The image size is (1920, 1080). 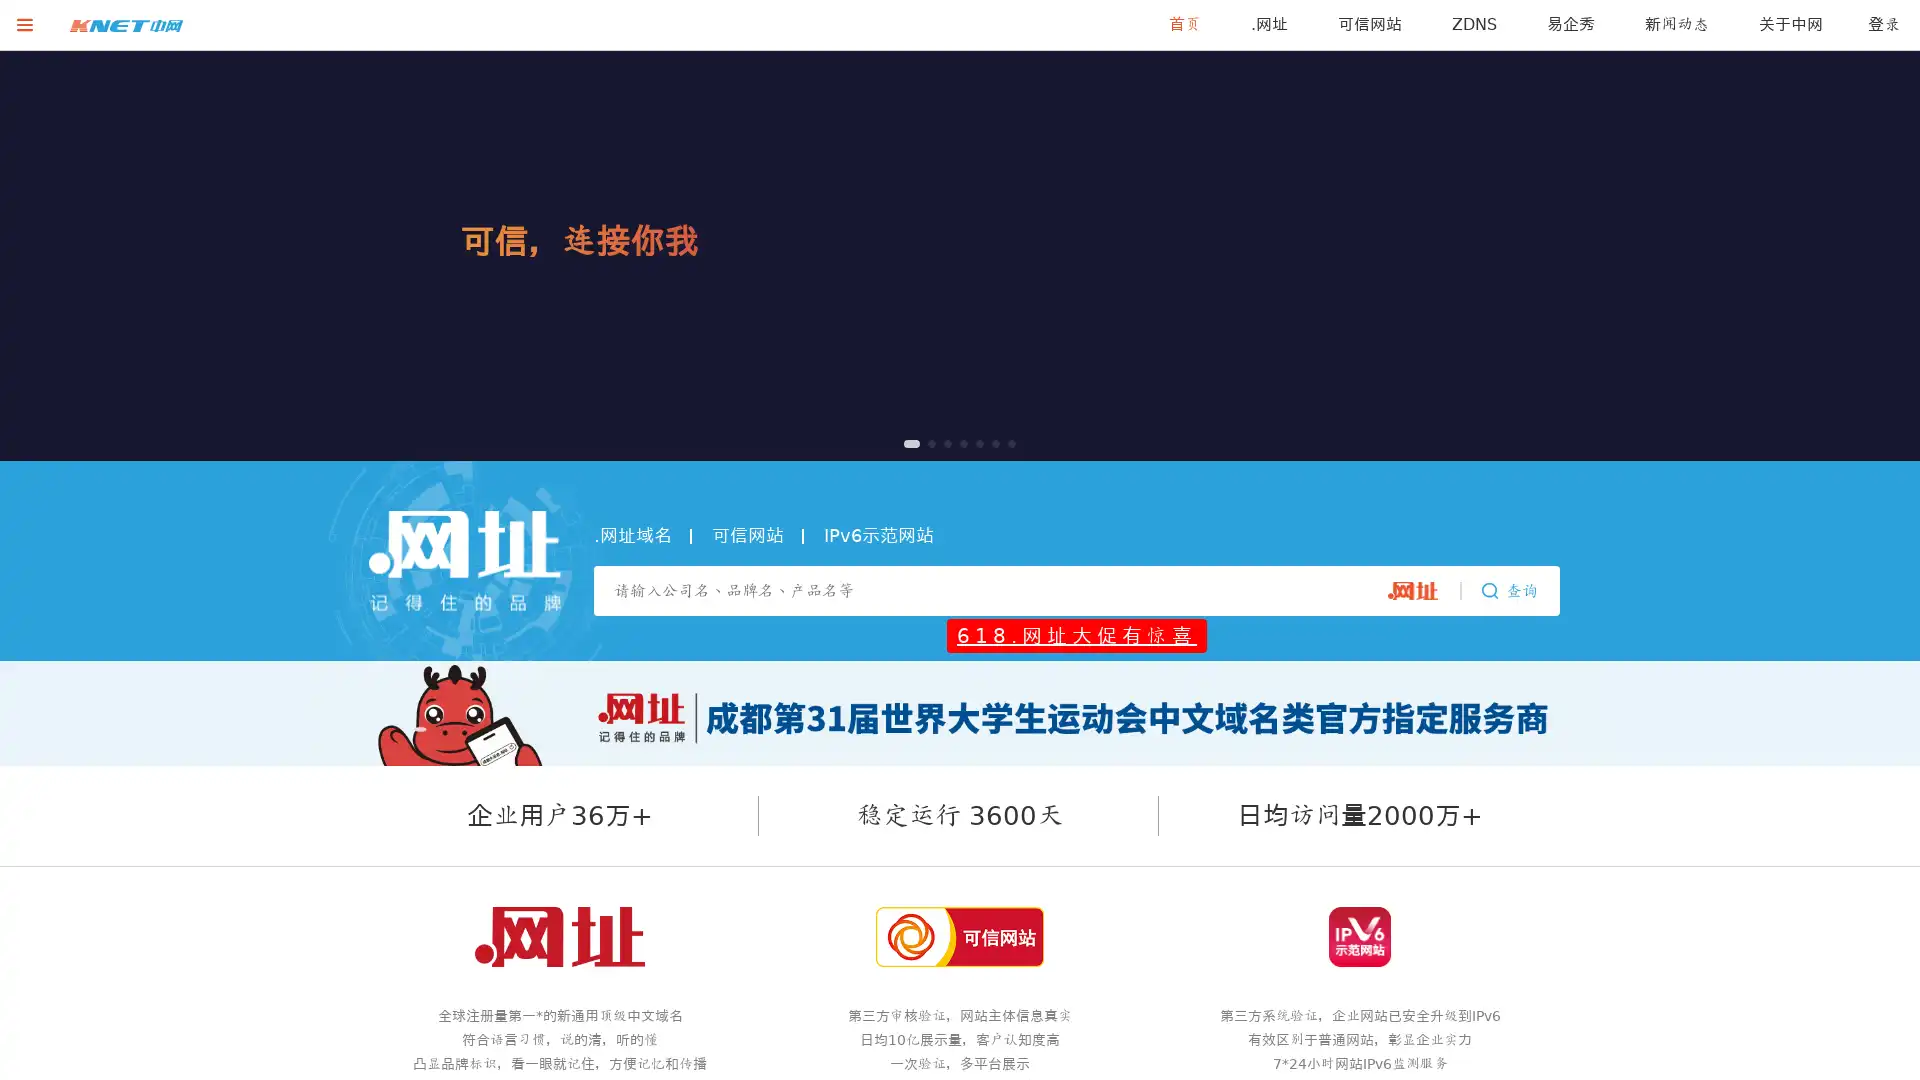 I want to click on Go to slide 6, so click(x=992, y=442).